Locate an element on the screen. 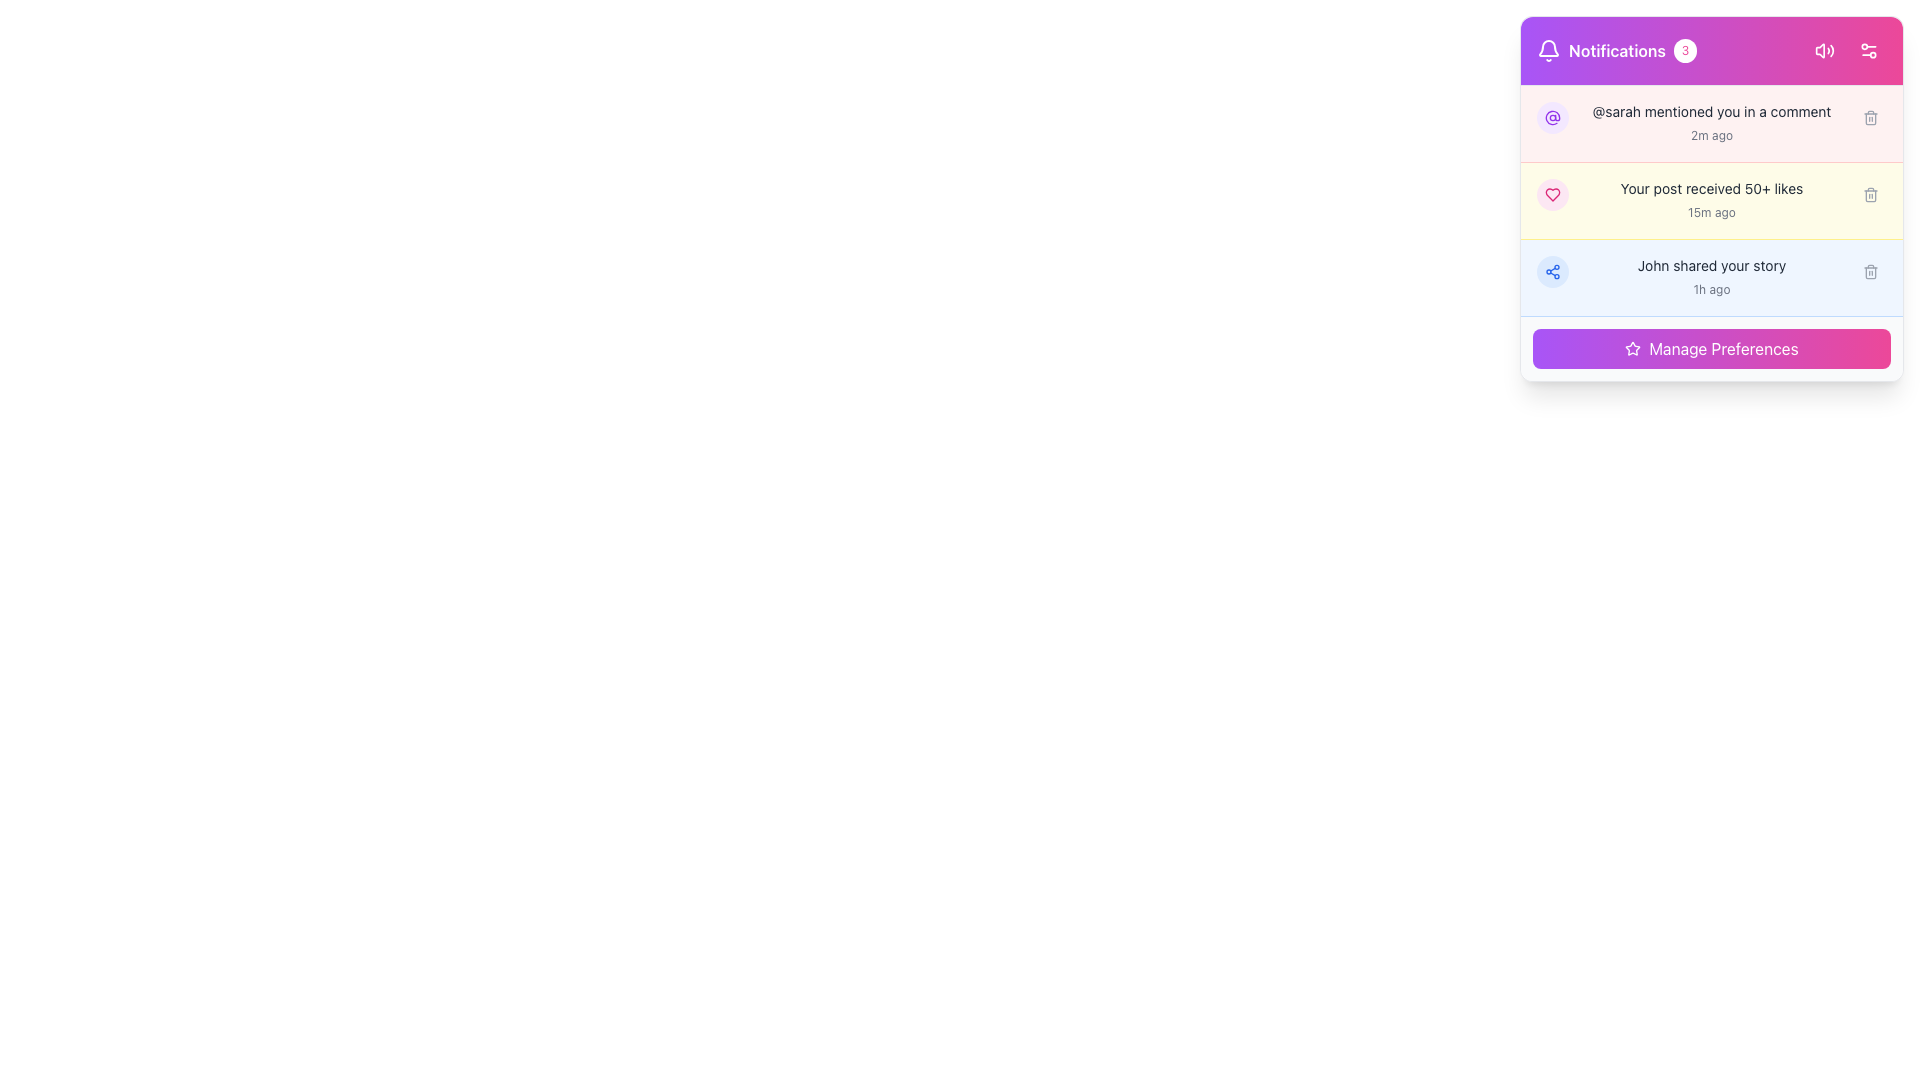 The width and height of the screenshot is (1920, 1080). the second notification in the notification center that informs the user about their post receiving 50 or more likes is located at coordinates (1711, 201).